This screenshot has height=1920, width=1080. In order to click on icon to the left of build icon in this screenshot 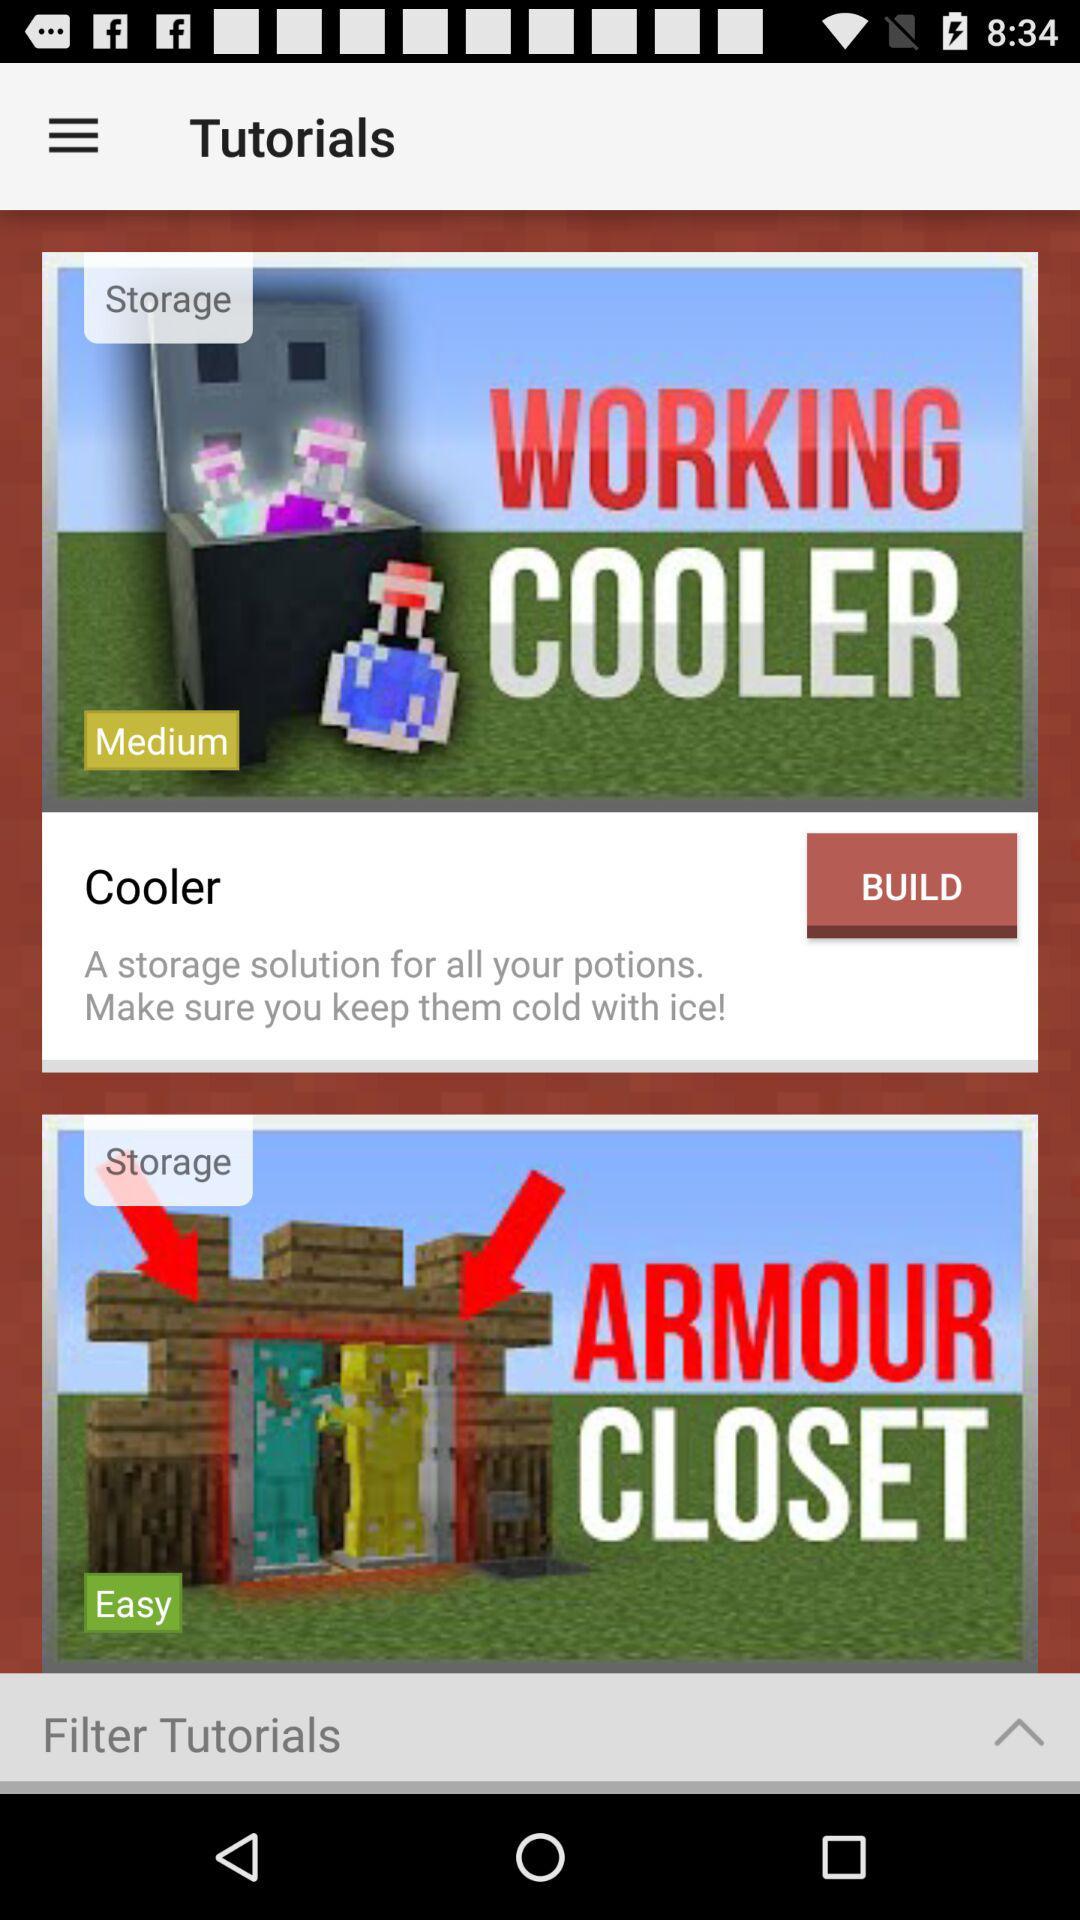, I will do `click(434, 984)`.